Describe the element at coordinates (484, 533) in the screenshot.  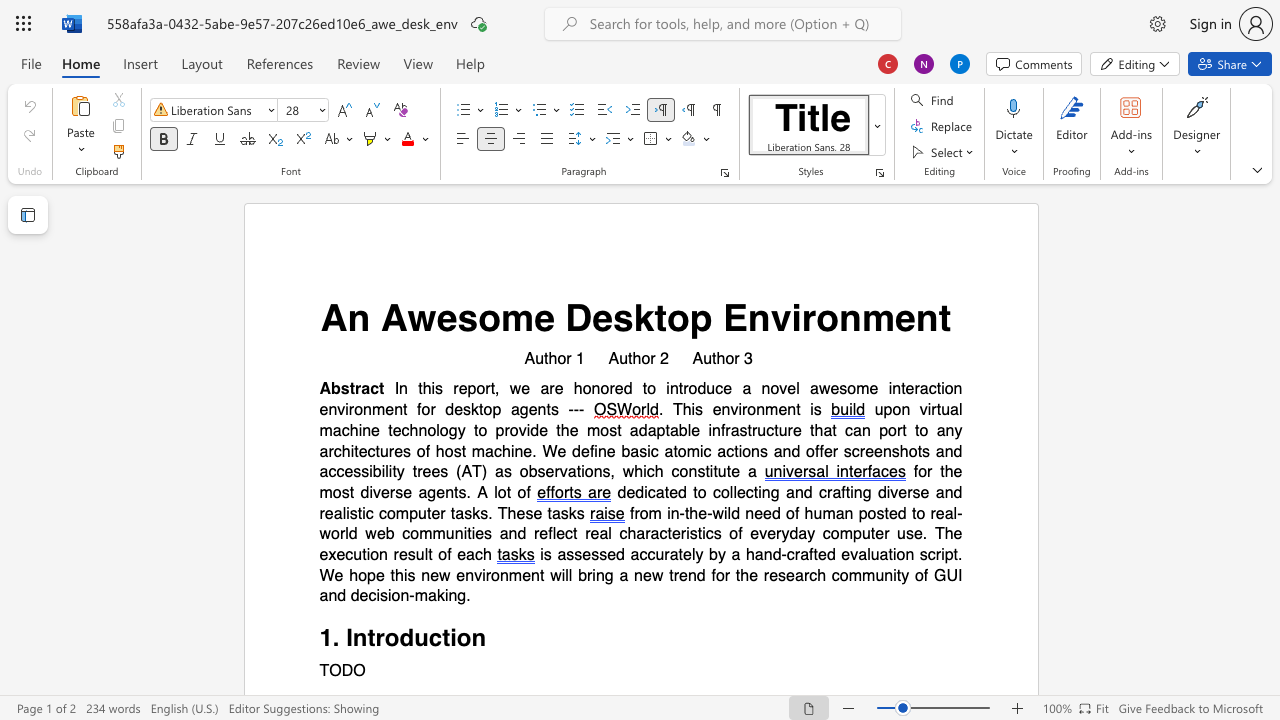
I see `the subset text "s and reflect real characteristics of everyday computer use. The execution result of ea" within the text "from in-the-wild need of human posted to real-world web communities and reflect real characteristics of everyday computer use. The execution result of each"` at that location.